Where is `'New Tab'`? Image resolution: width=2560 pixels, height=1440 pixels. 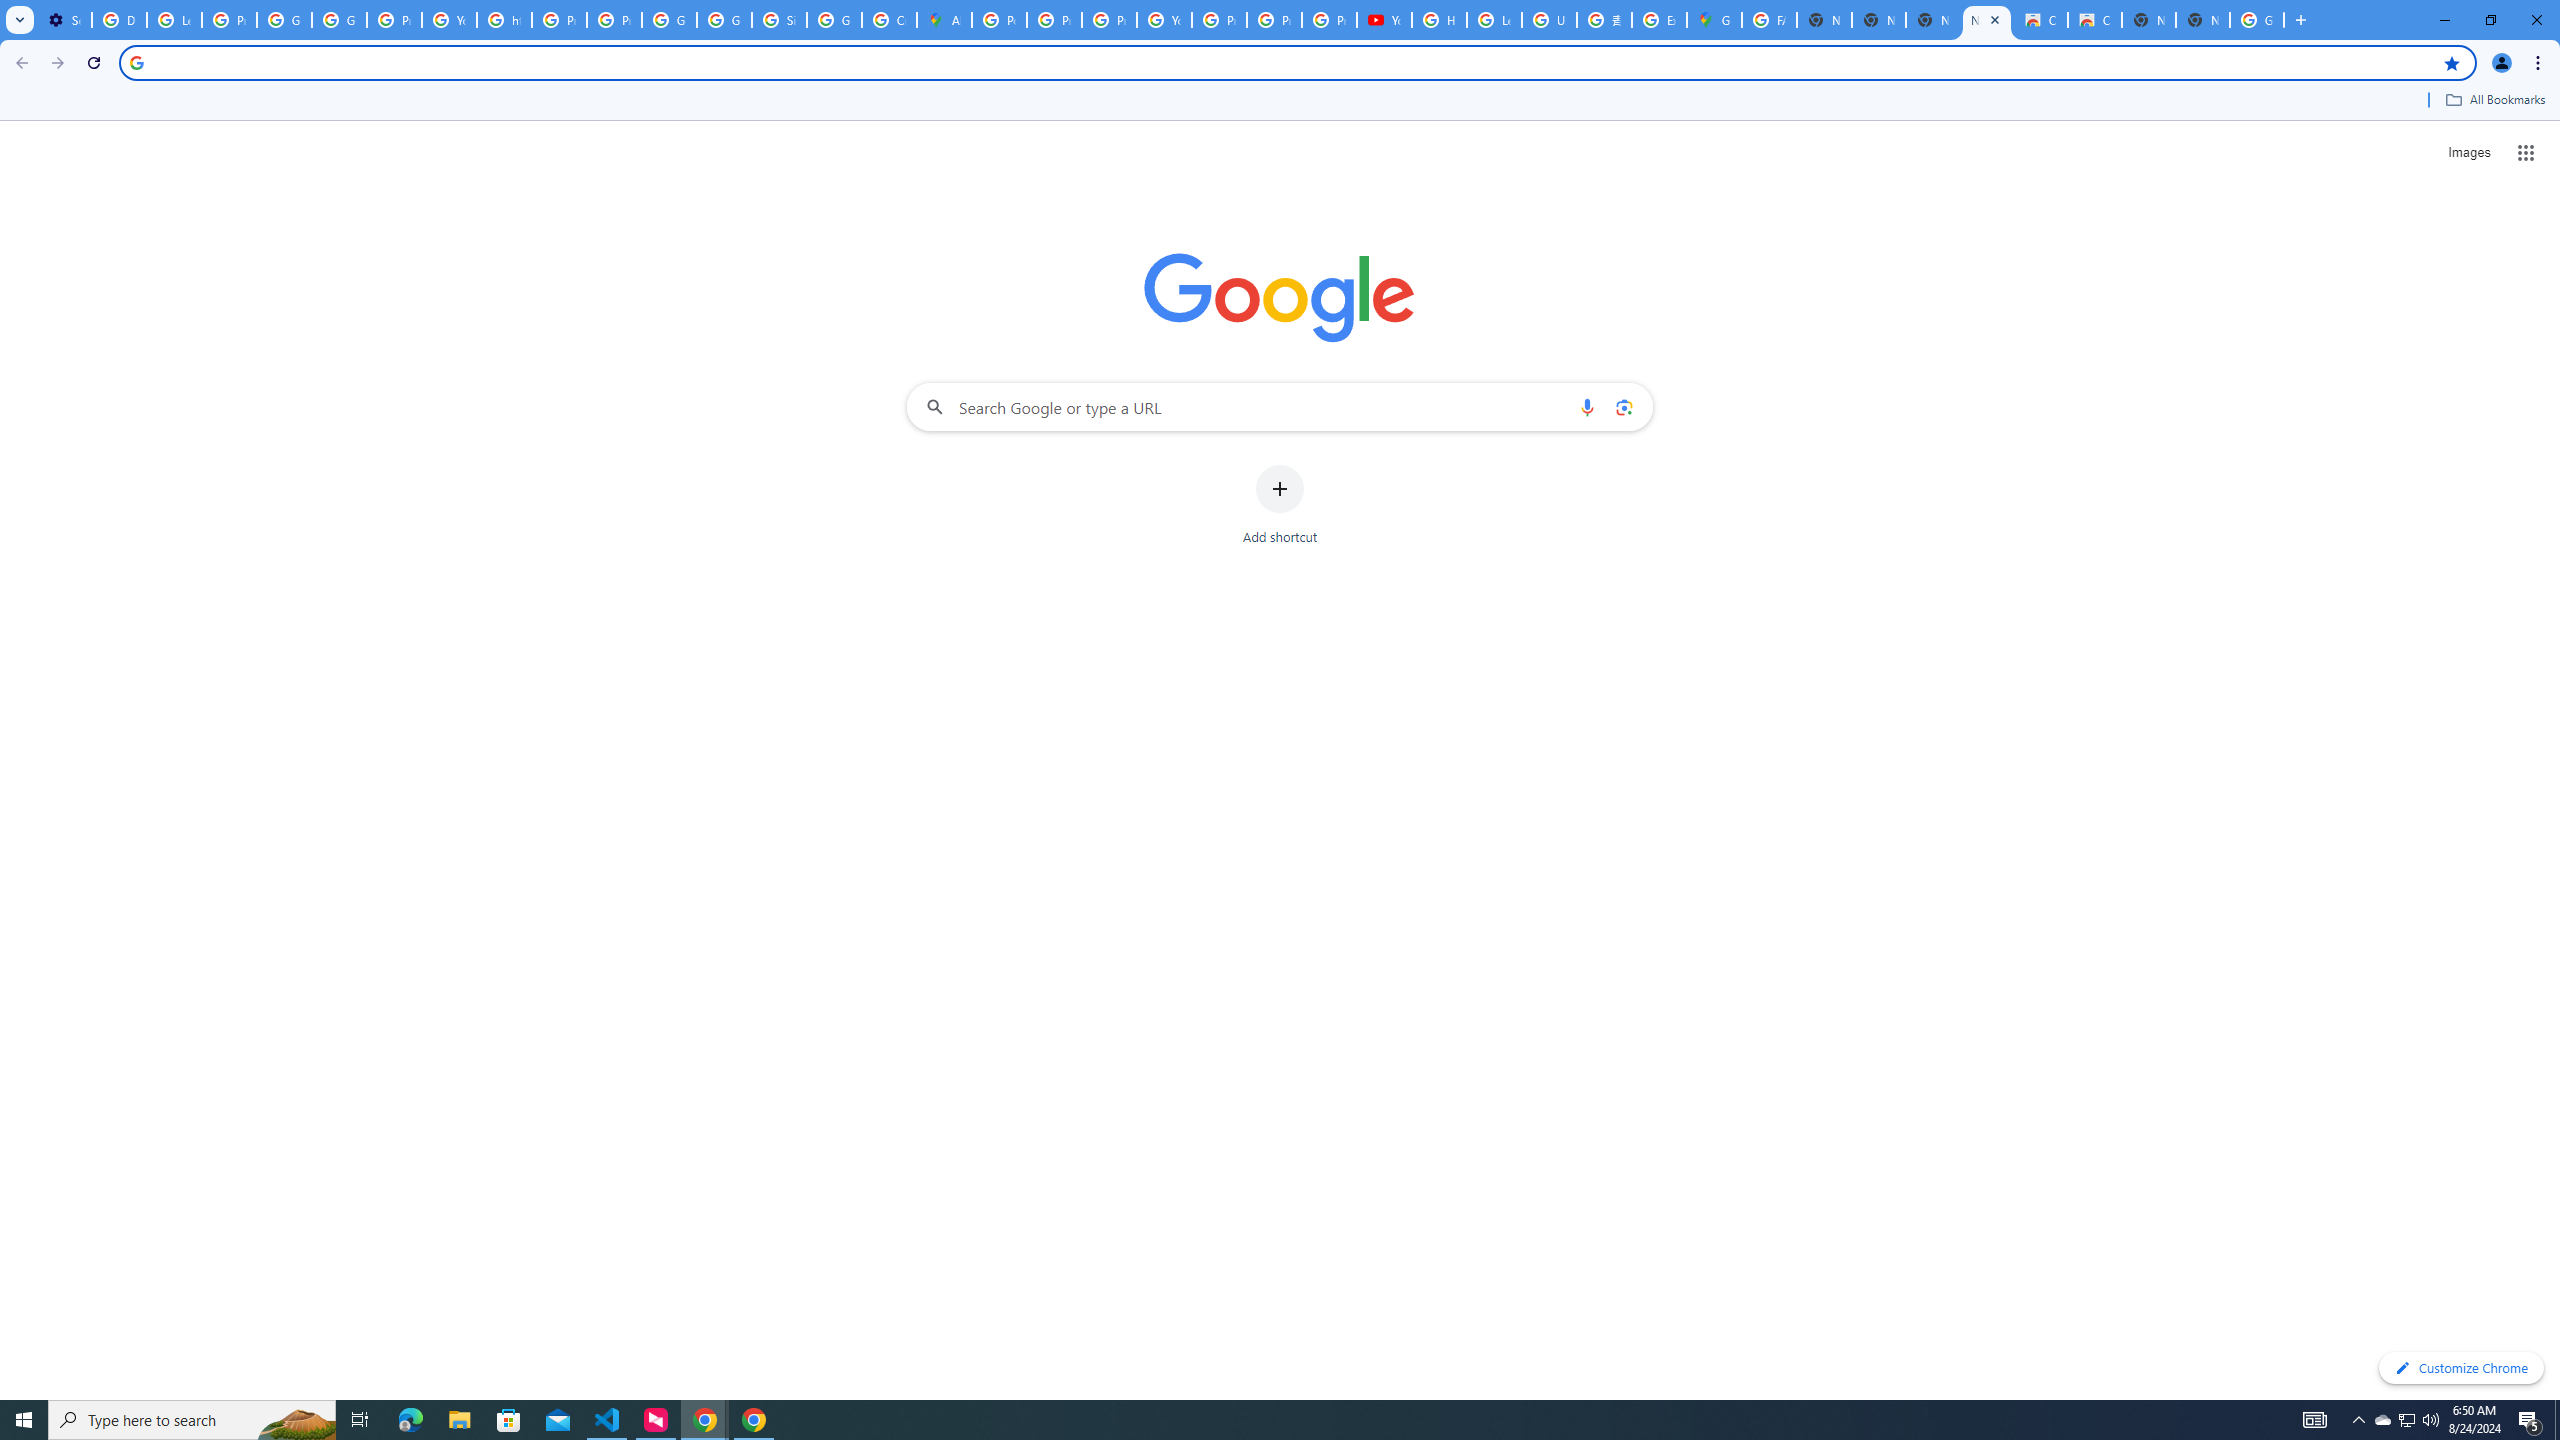 'New Tab' is located at coordinates (2201, 19).